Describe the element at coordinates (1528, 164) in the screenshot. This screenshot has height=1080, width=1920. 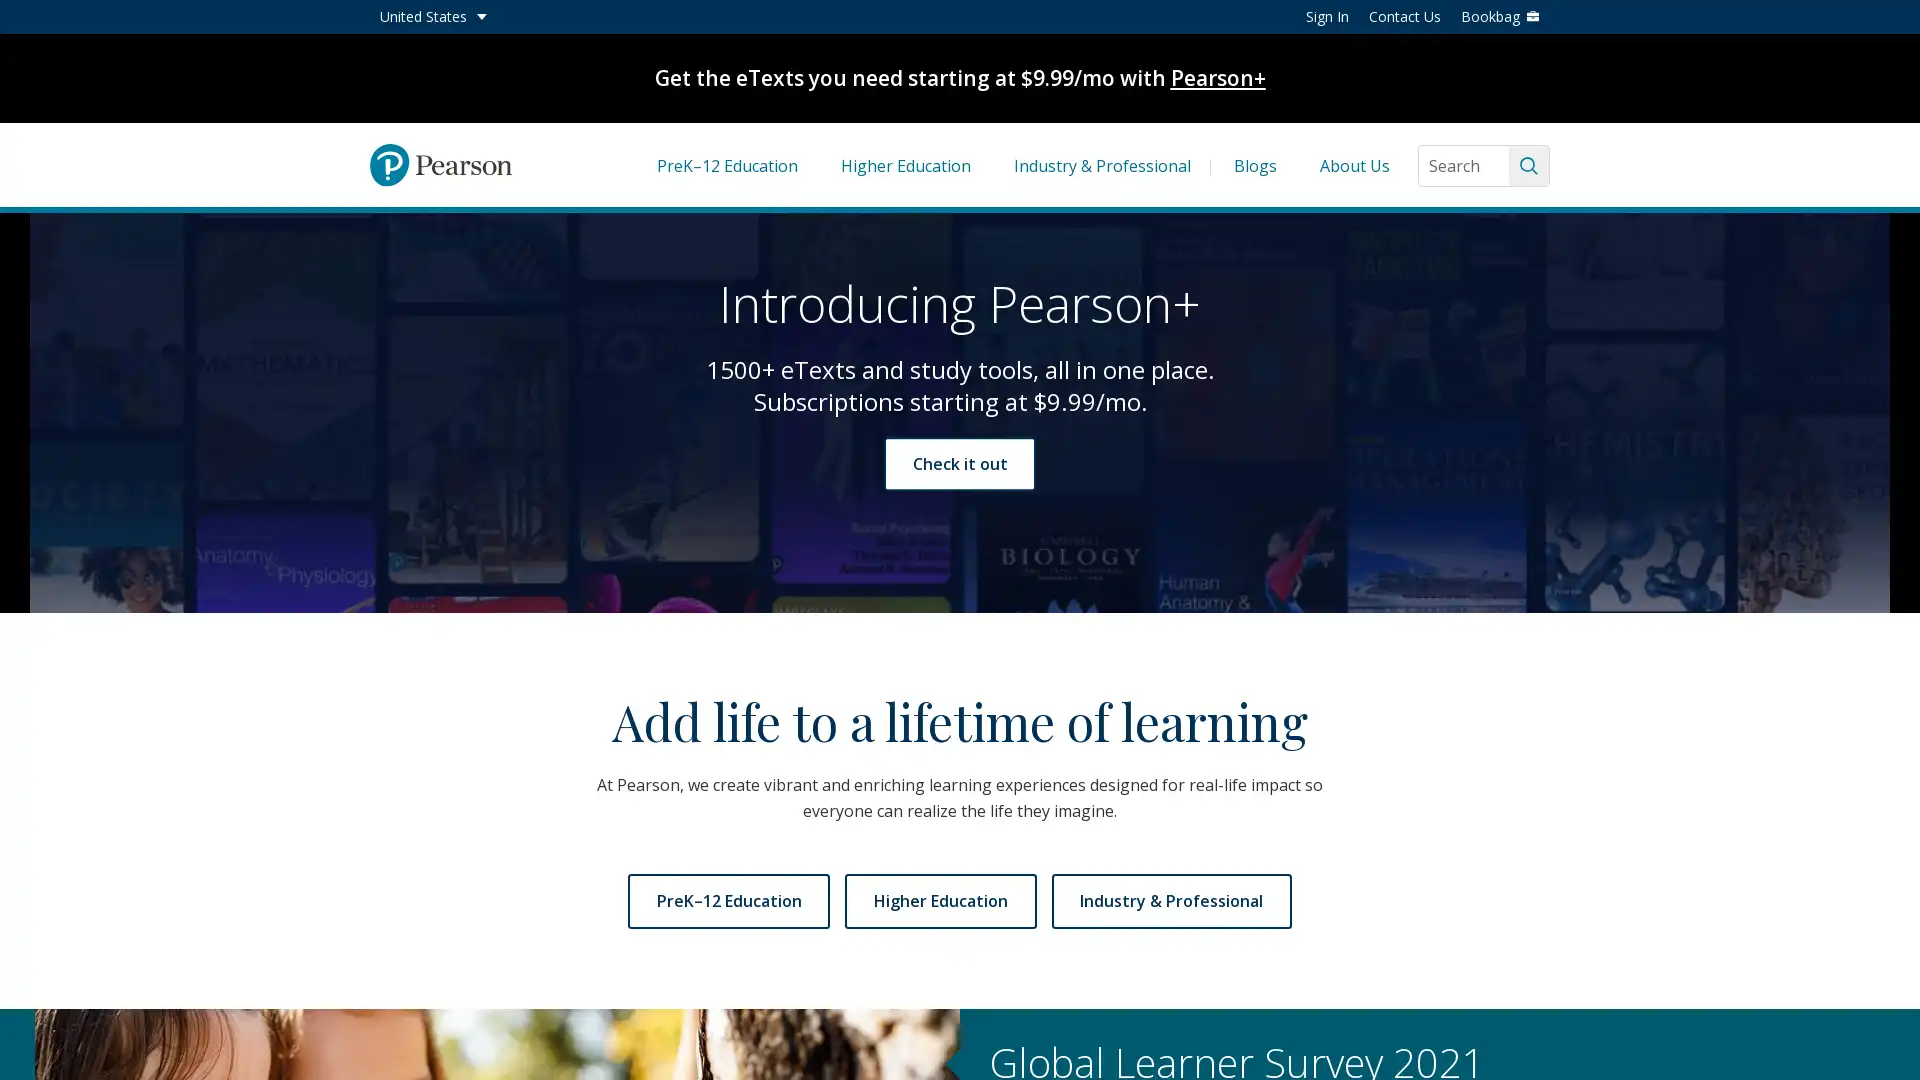
I see `Search` at that location.